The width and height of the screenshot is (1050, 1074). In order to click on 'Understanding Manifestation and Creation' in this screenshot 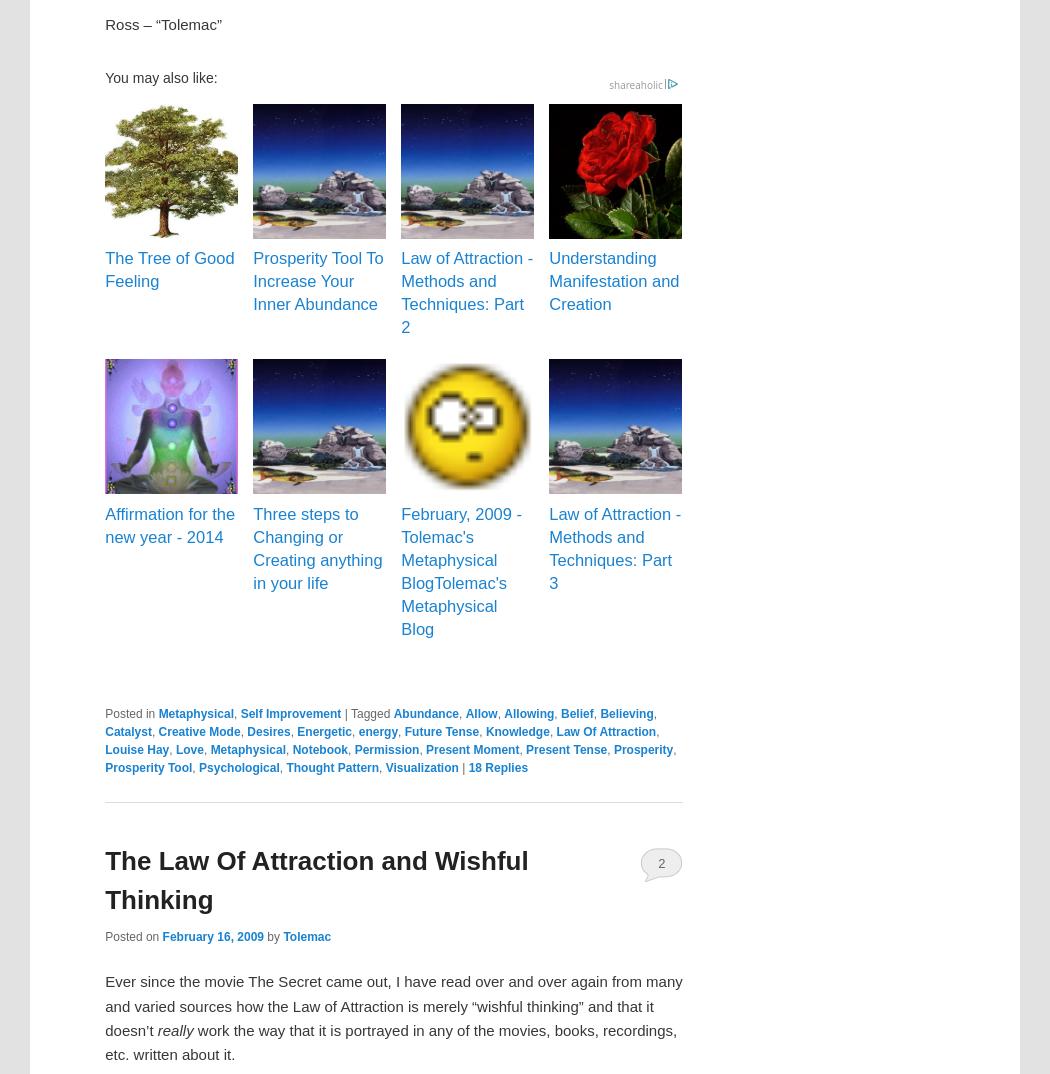, I will do `click(614, 280)`.